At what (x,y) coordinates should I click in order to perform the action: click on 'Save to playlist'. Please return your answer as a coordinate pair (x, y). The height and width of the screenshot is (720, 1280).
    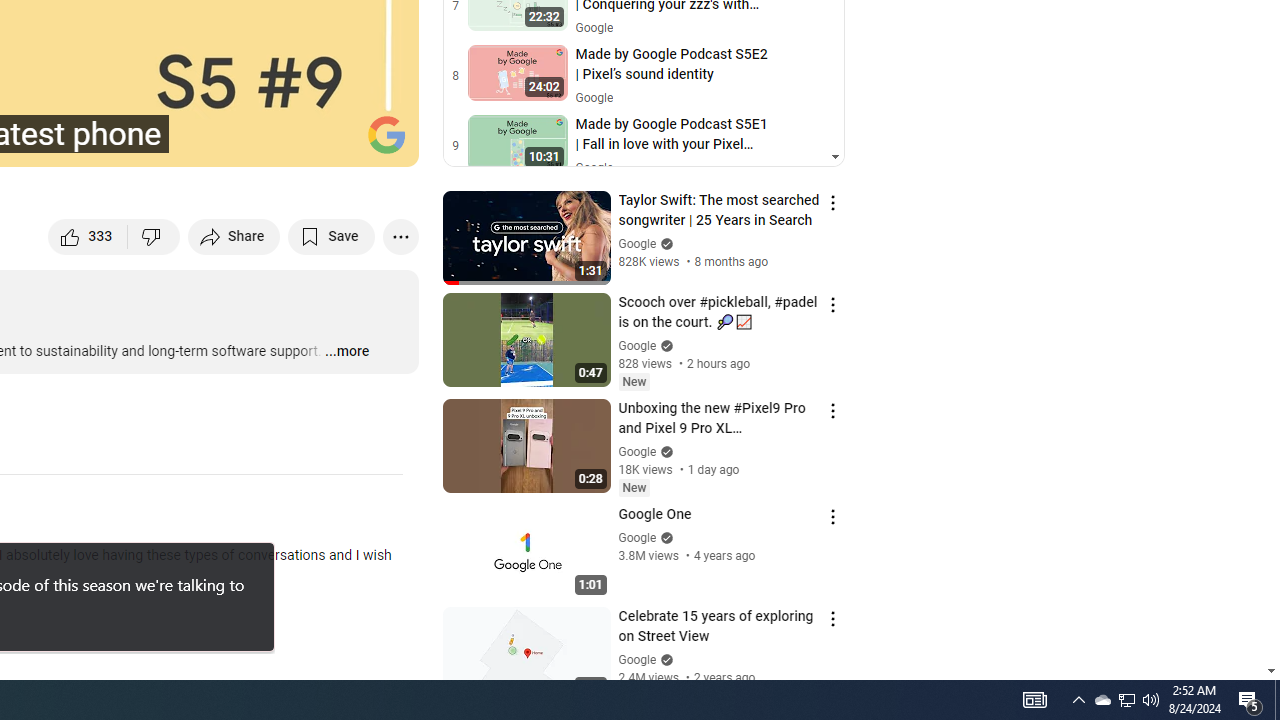
    Looking at the image, I should click on (331, 235).